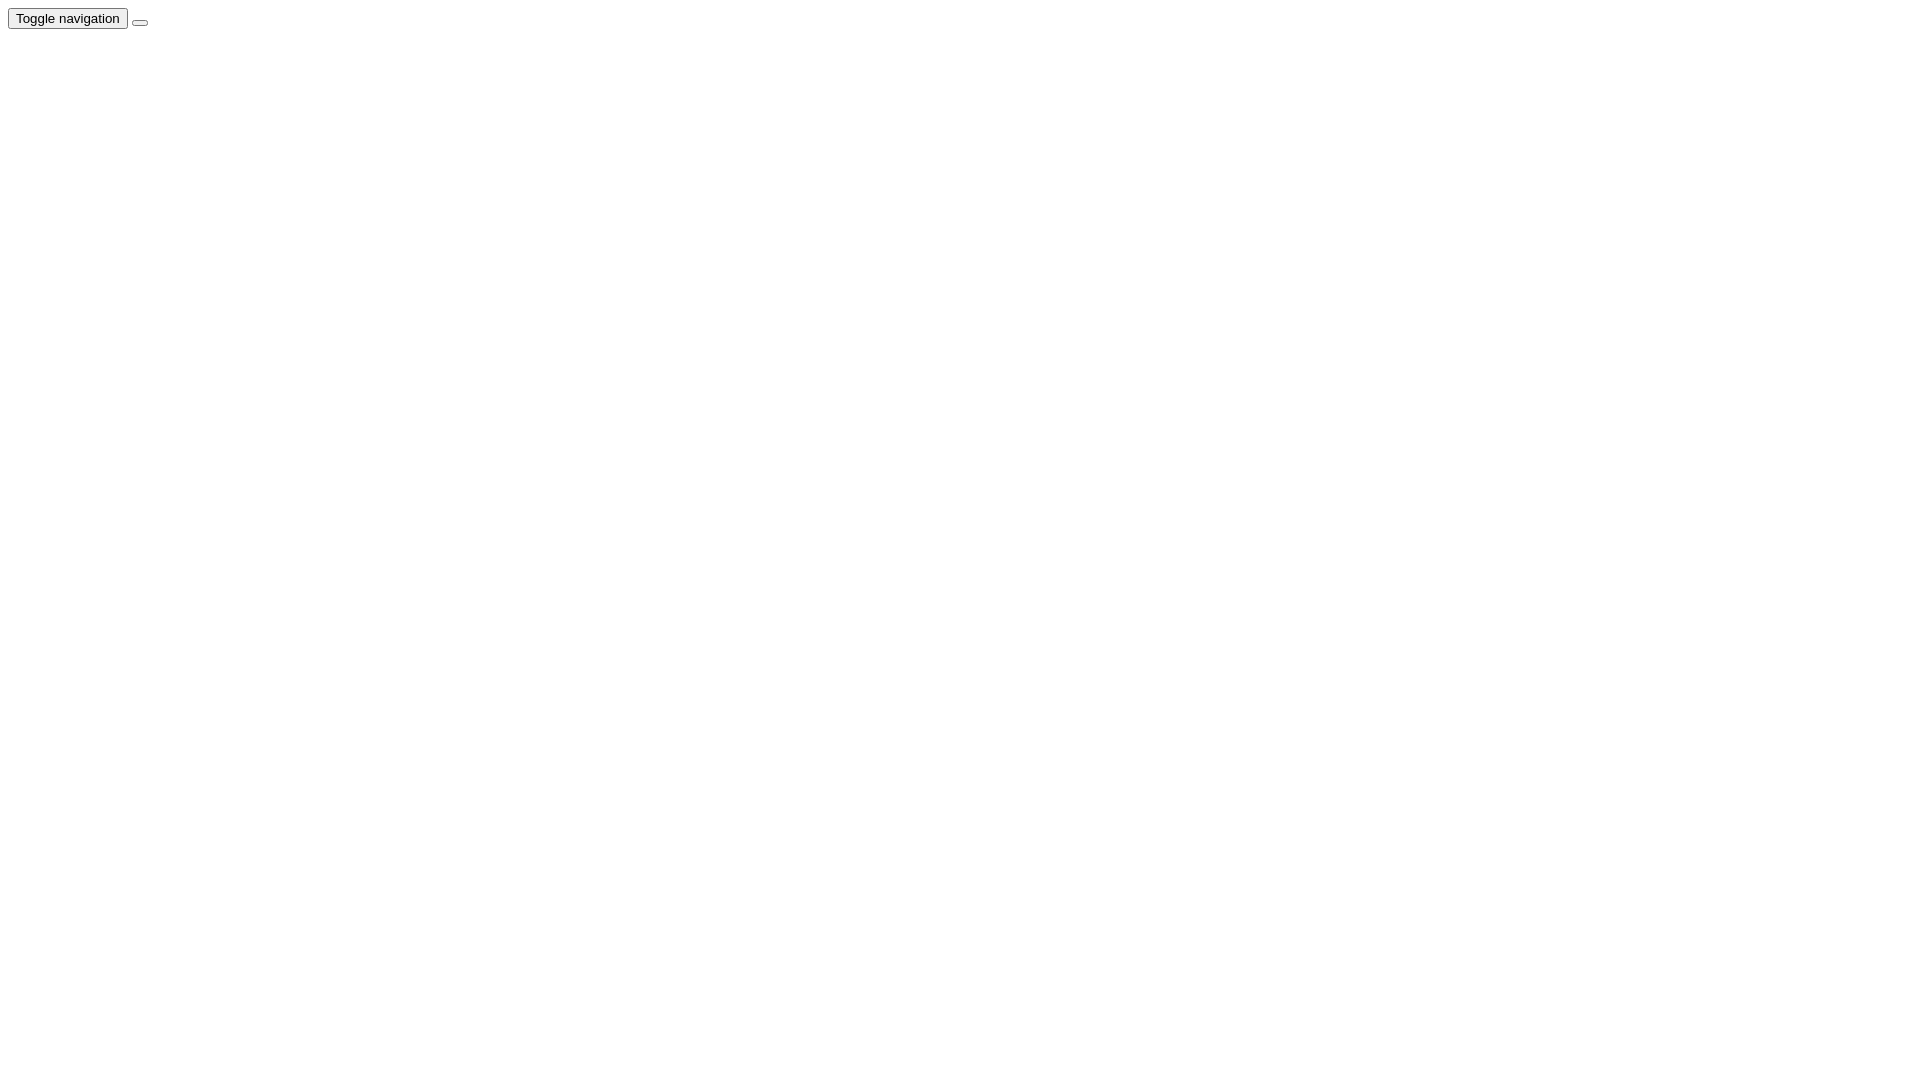  I want to click on 'Toggle navigation', so click(8, 18).